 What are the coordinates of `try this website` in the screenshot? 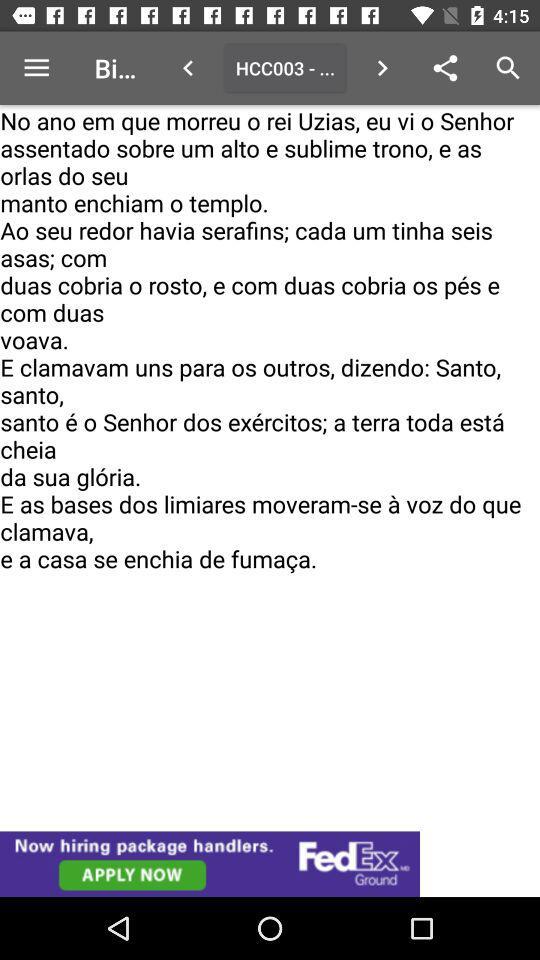 It's located at (270, 863).